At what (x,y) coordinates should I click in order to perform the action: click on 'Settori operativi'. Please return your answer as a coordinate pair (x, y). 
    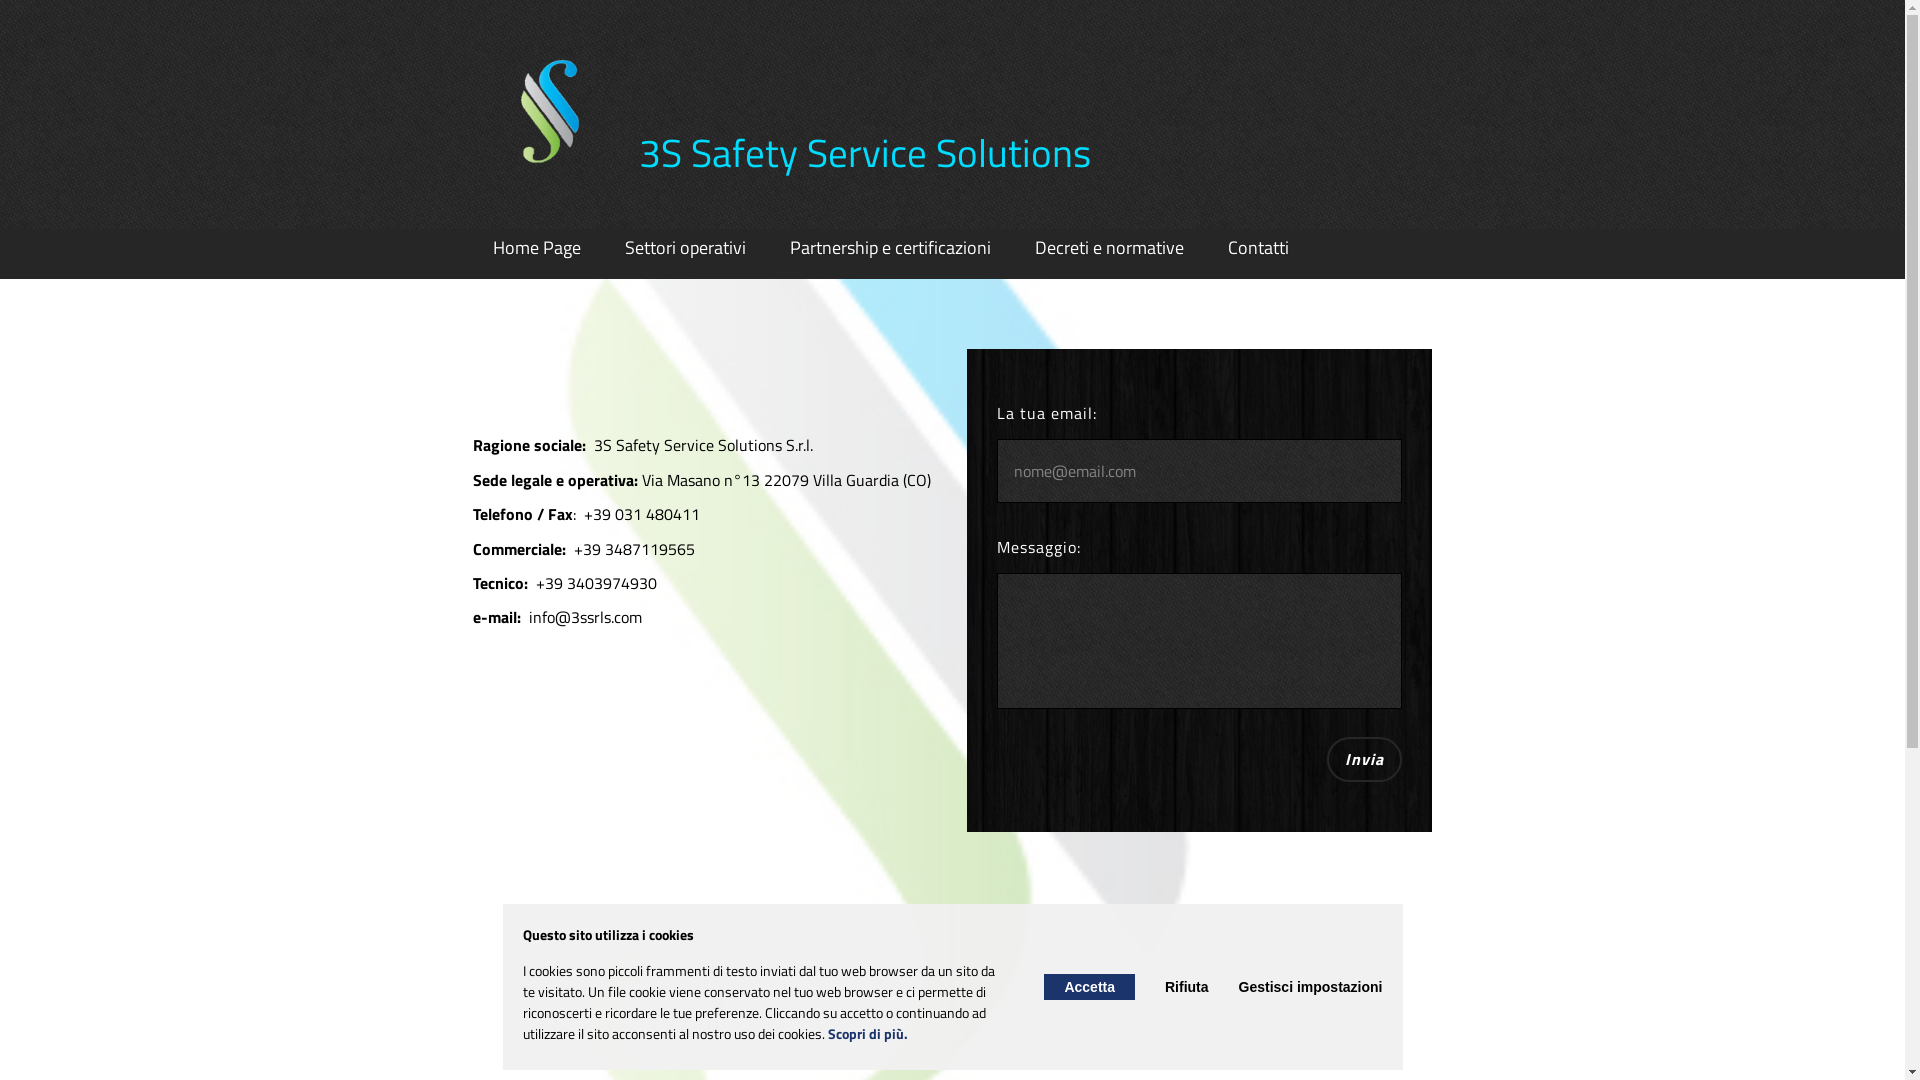
    Looking at the image, I should click on (684, 246).